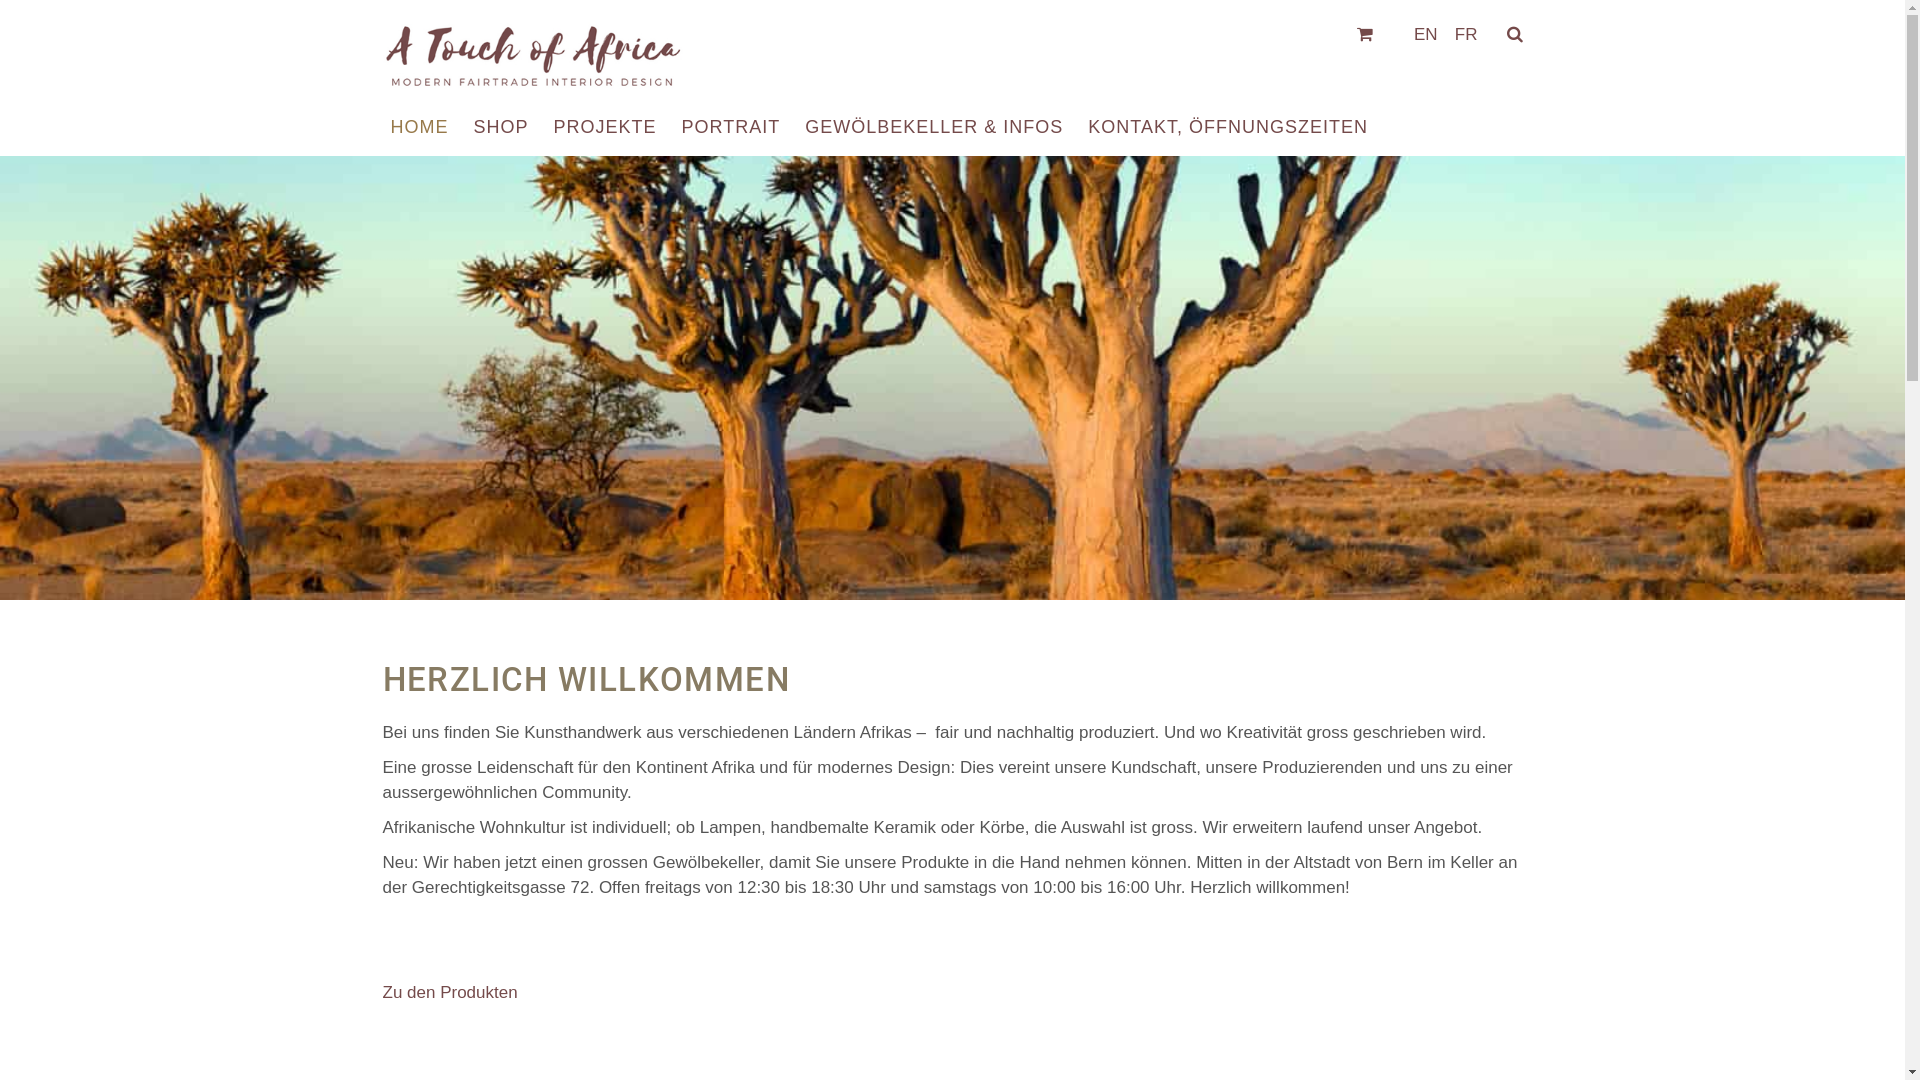  I want to click on 'SHOP', so click(501, 127).